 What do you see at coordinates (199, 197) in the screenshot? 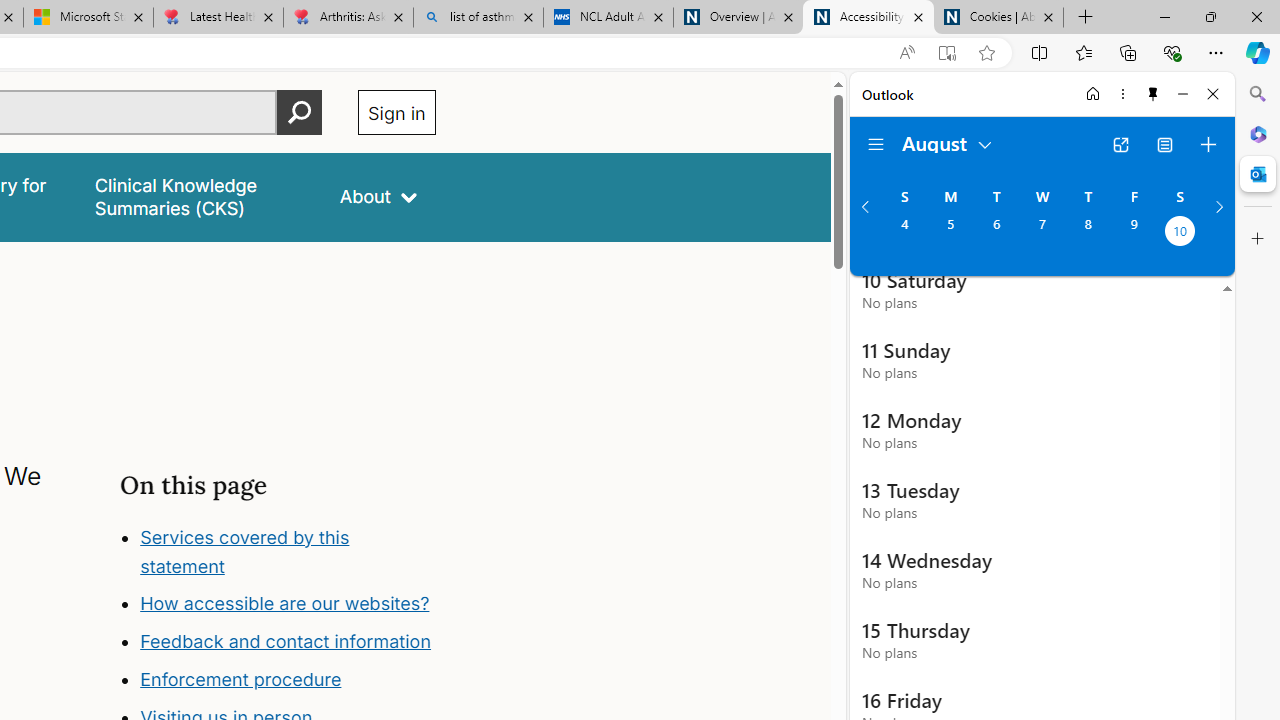
I see `'false'` at bounding box center [199, 197].